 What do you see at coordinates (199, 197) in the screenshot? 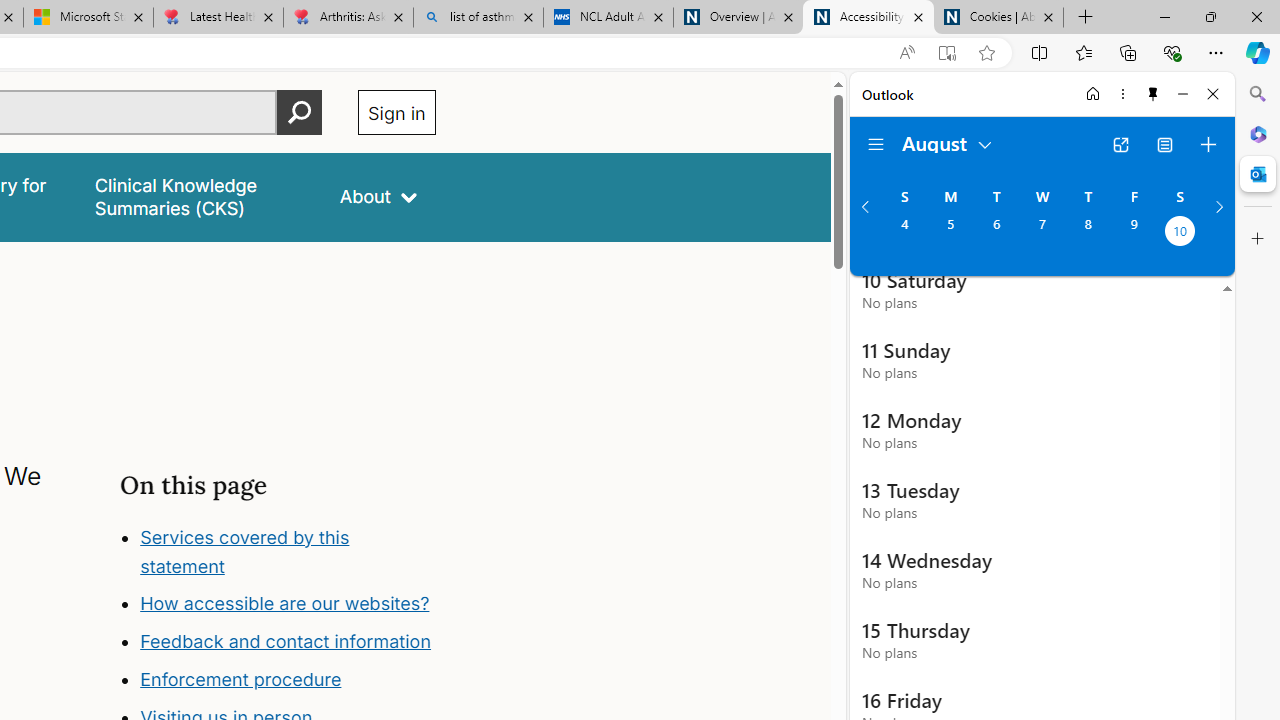
I see `'false'` at bounding box center [199, 197].